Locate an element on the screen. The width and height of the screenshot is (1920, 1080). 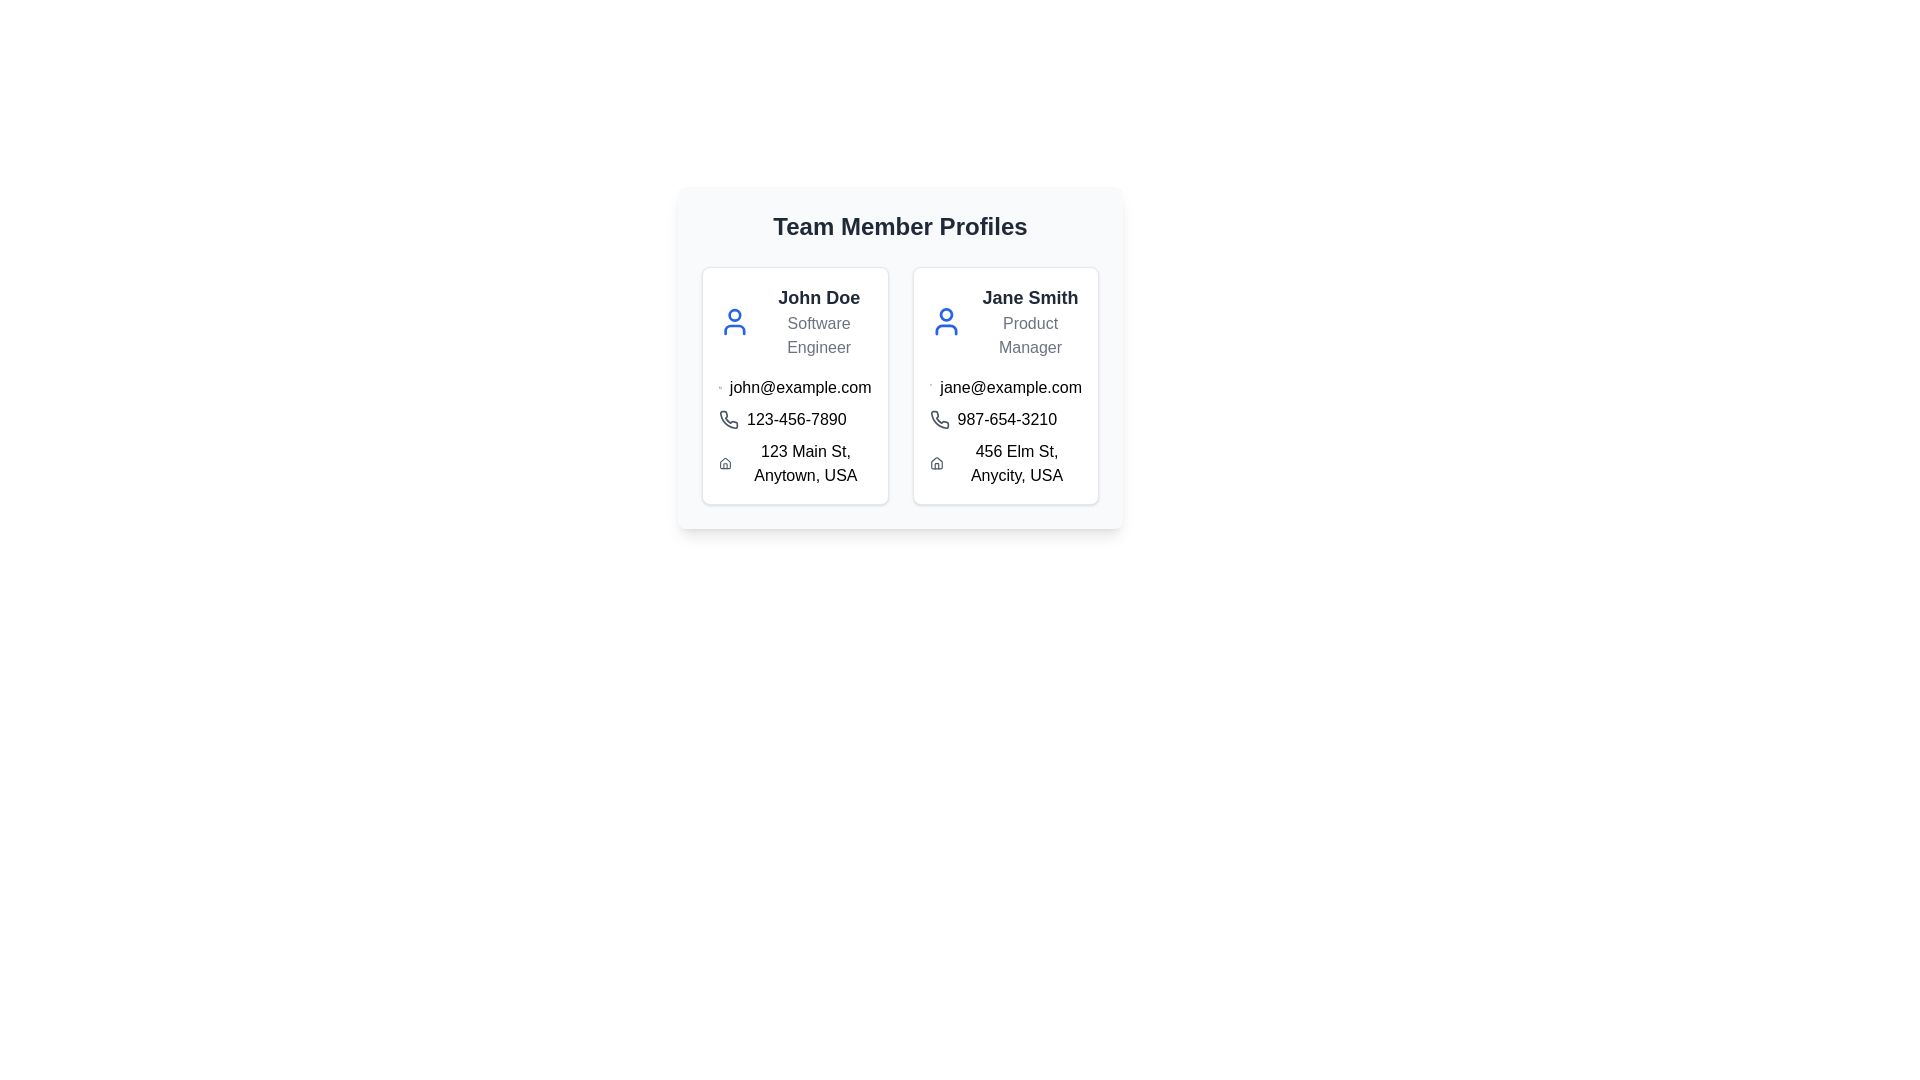
the address information text with icon located at the bottom of the left profile card in the 'Team Member Profiles' section for reading is located at coordinates (794, 463).